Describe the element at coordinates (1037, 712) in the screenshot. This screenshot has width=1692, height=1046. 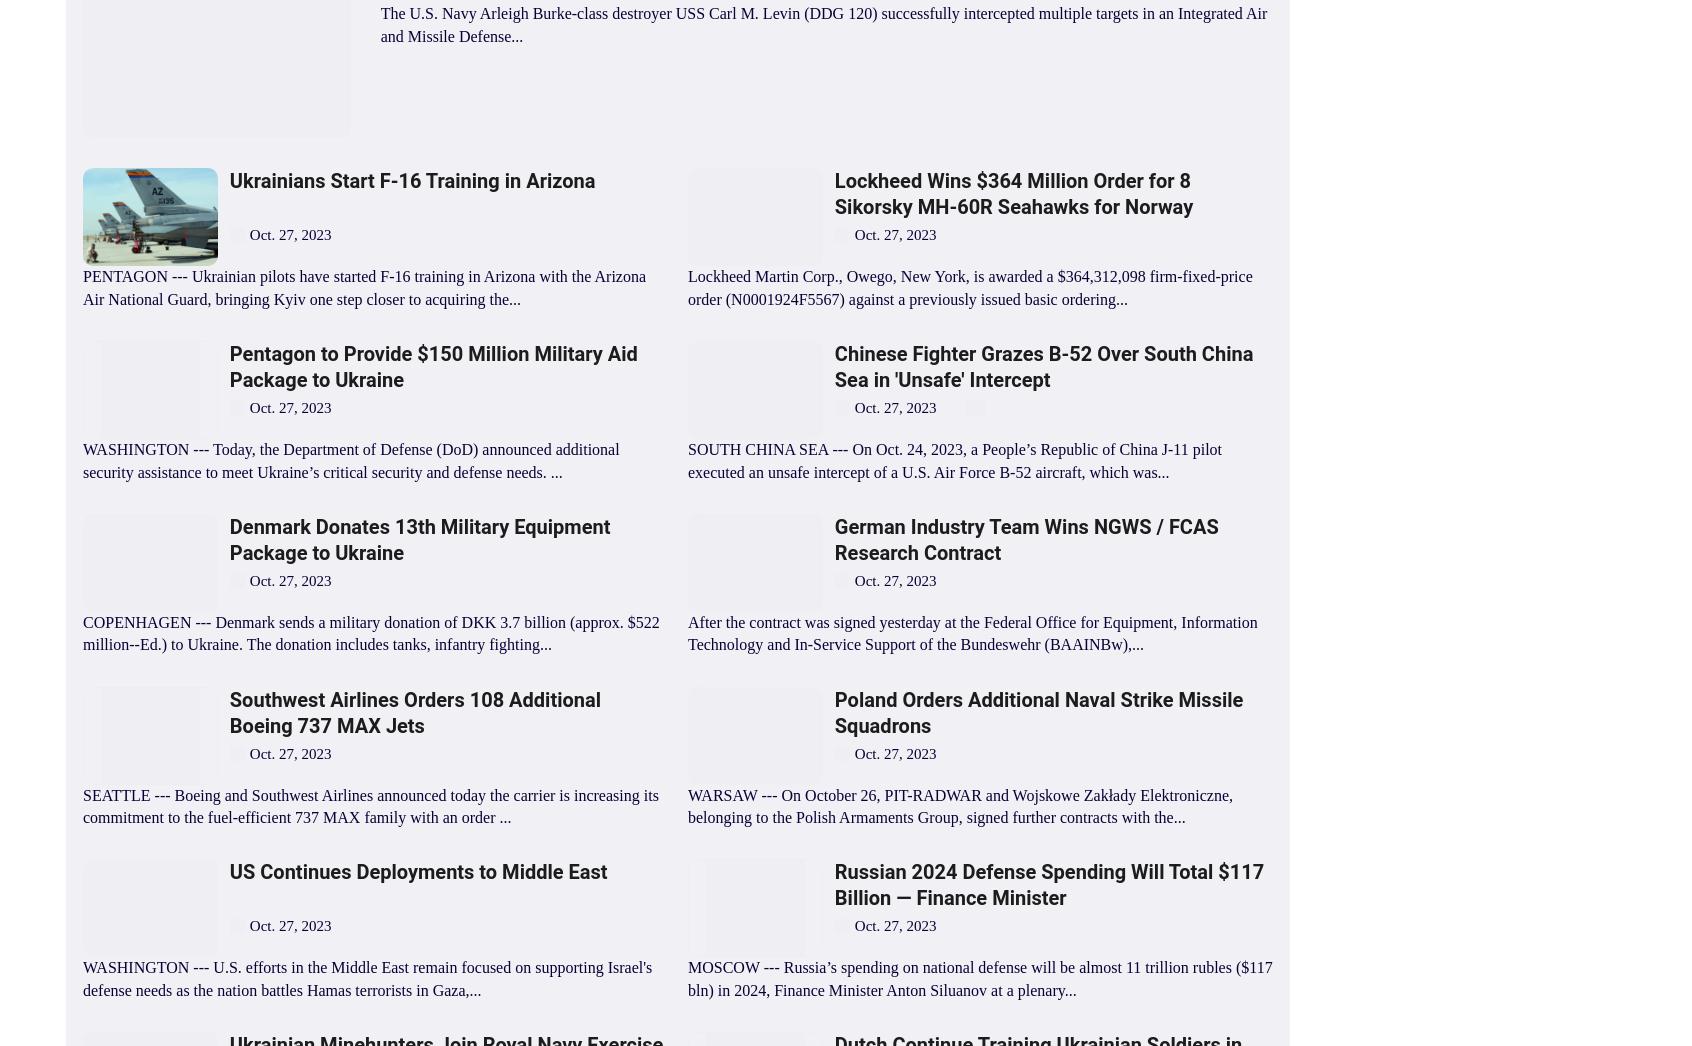
I see `'Poland Orders Additional Naval Strike Missile Squadrons'` at that location.